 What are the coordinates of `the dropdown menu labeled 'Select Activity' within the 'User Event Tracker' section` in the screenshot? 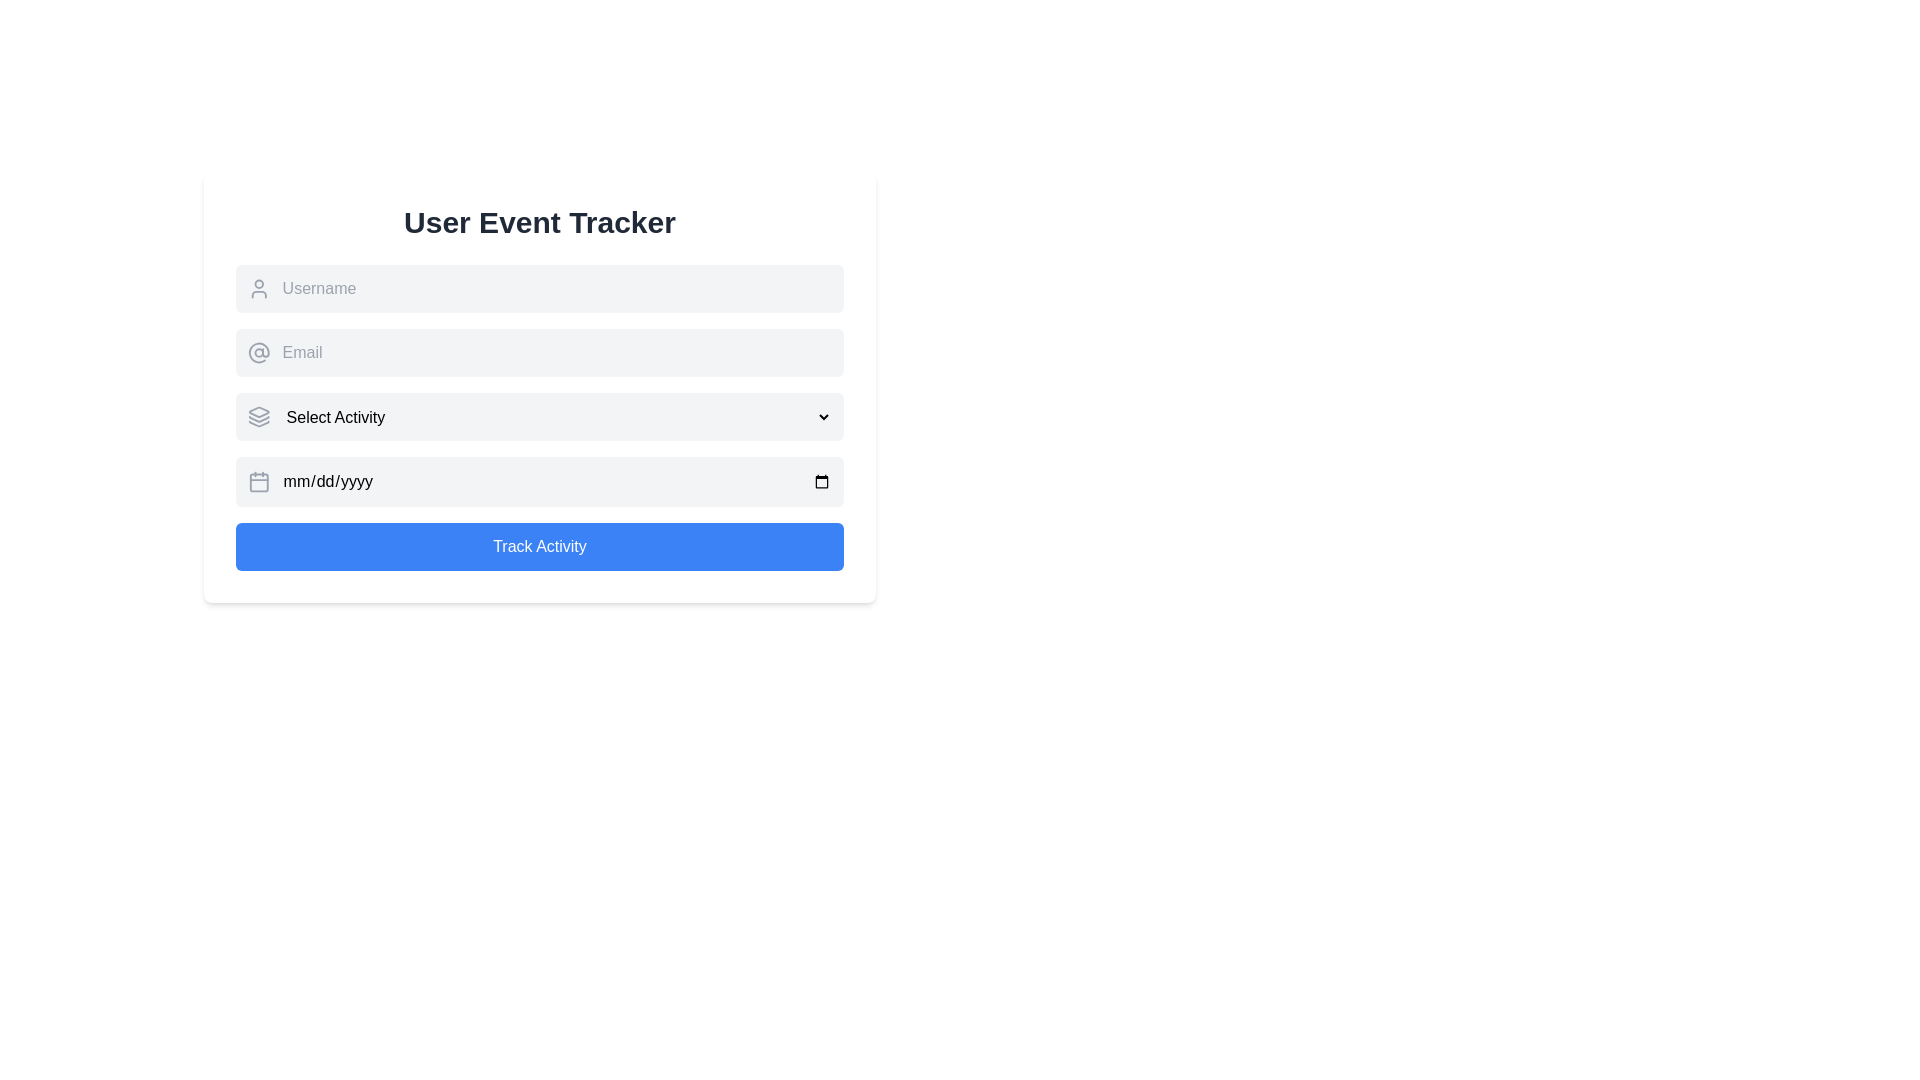 It's located at (539, 415).